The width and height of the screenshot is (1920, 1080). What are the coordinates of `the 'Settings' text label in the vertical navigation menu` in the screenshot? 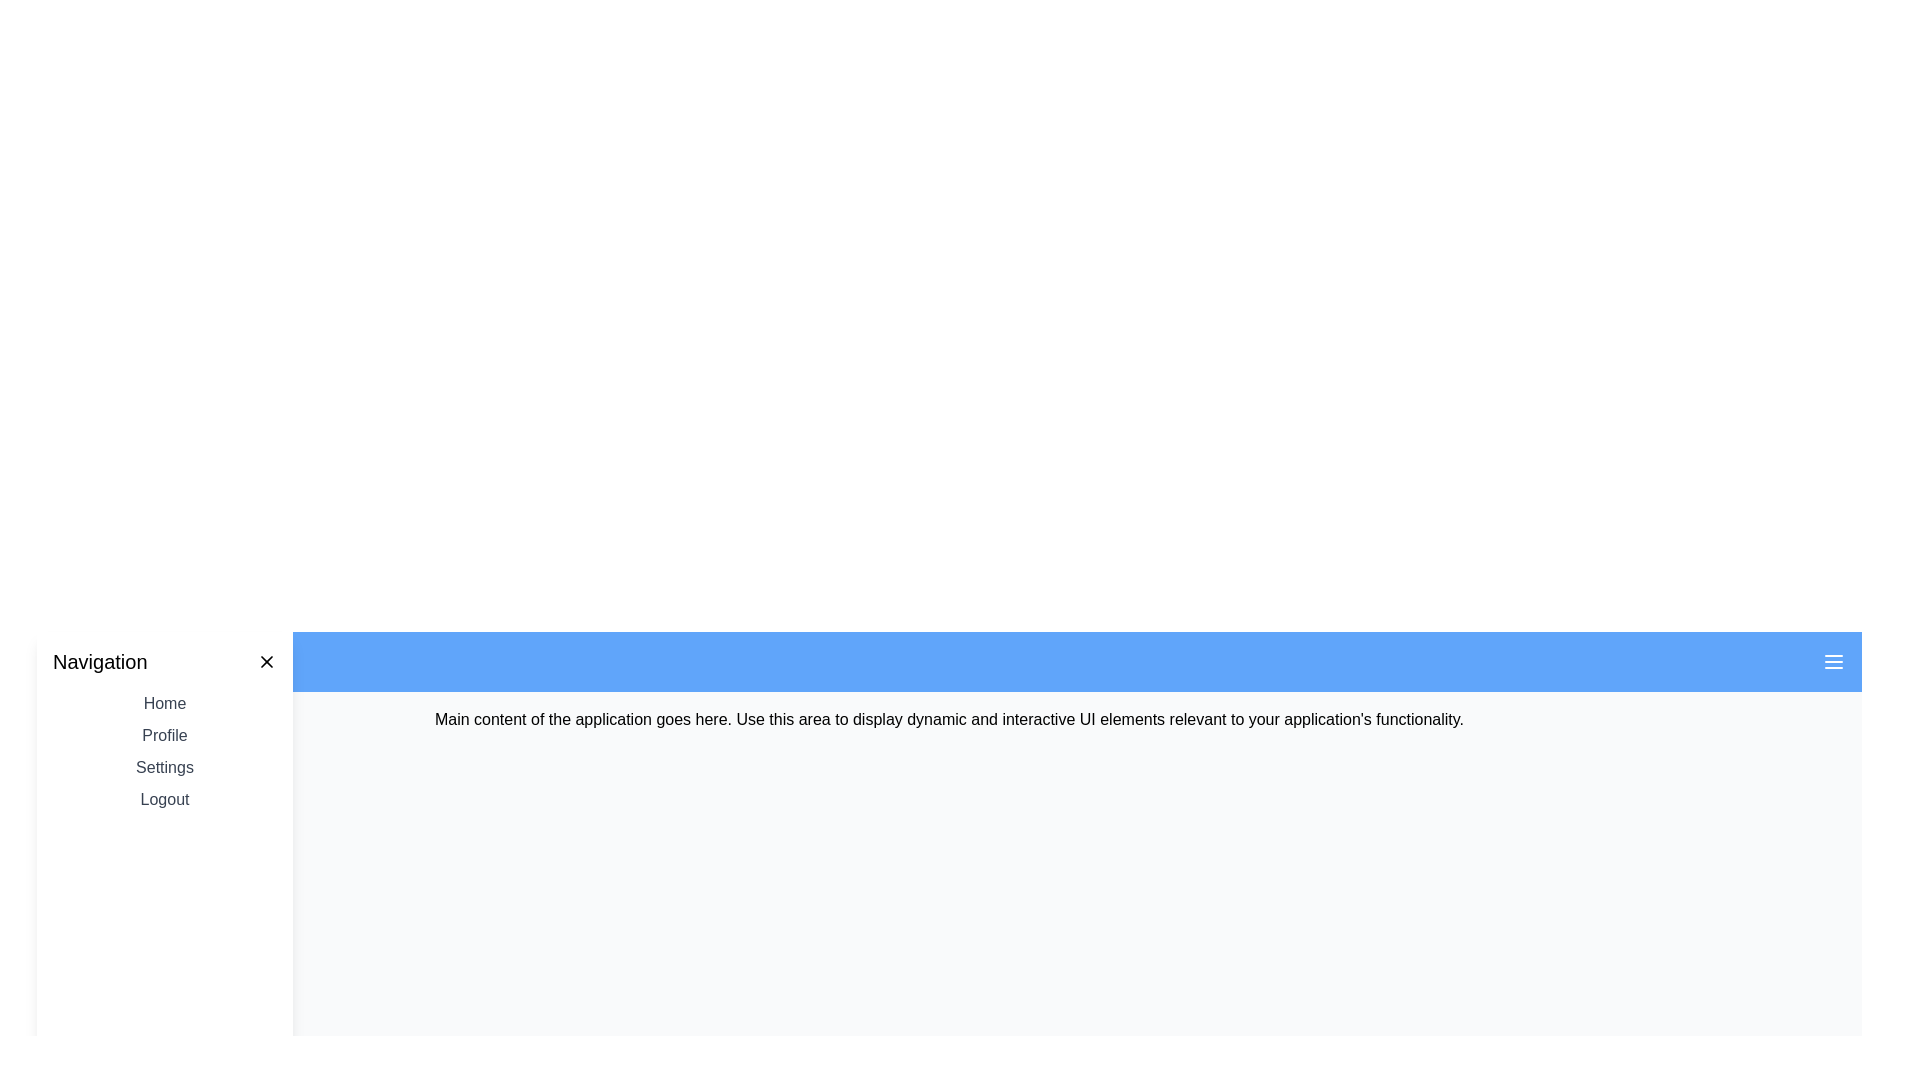 It's located at (164, 766).